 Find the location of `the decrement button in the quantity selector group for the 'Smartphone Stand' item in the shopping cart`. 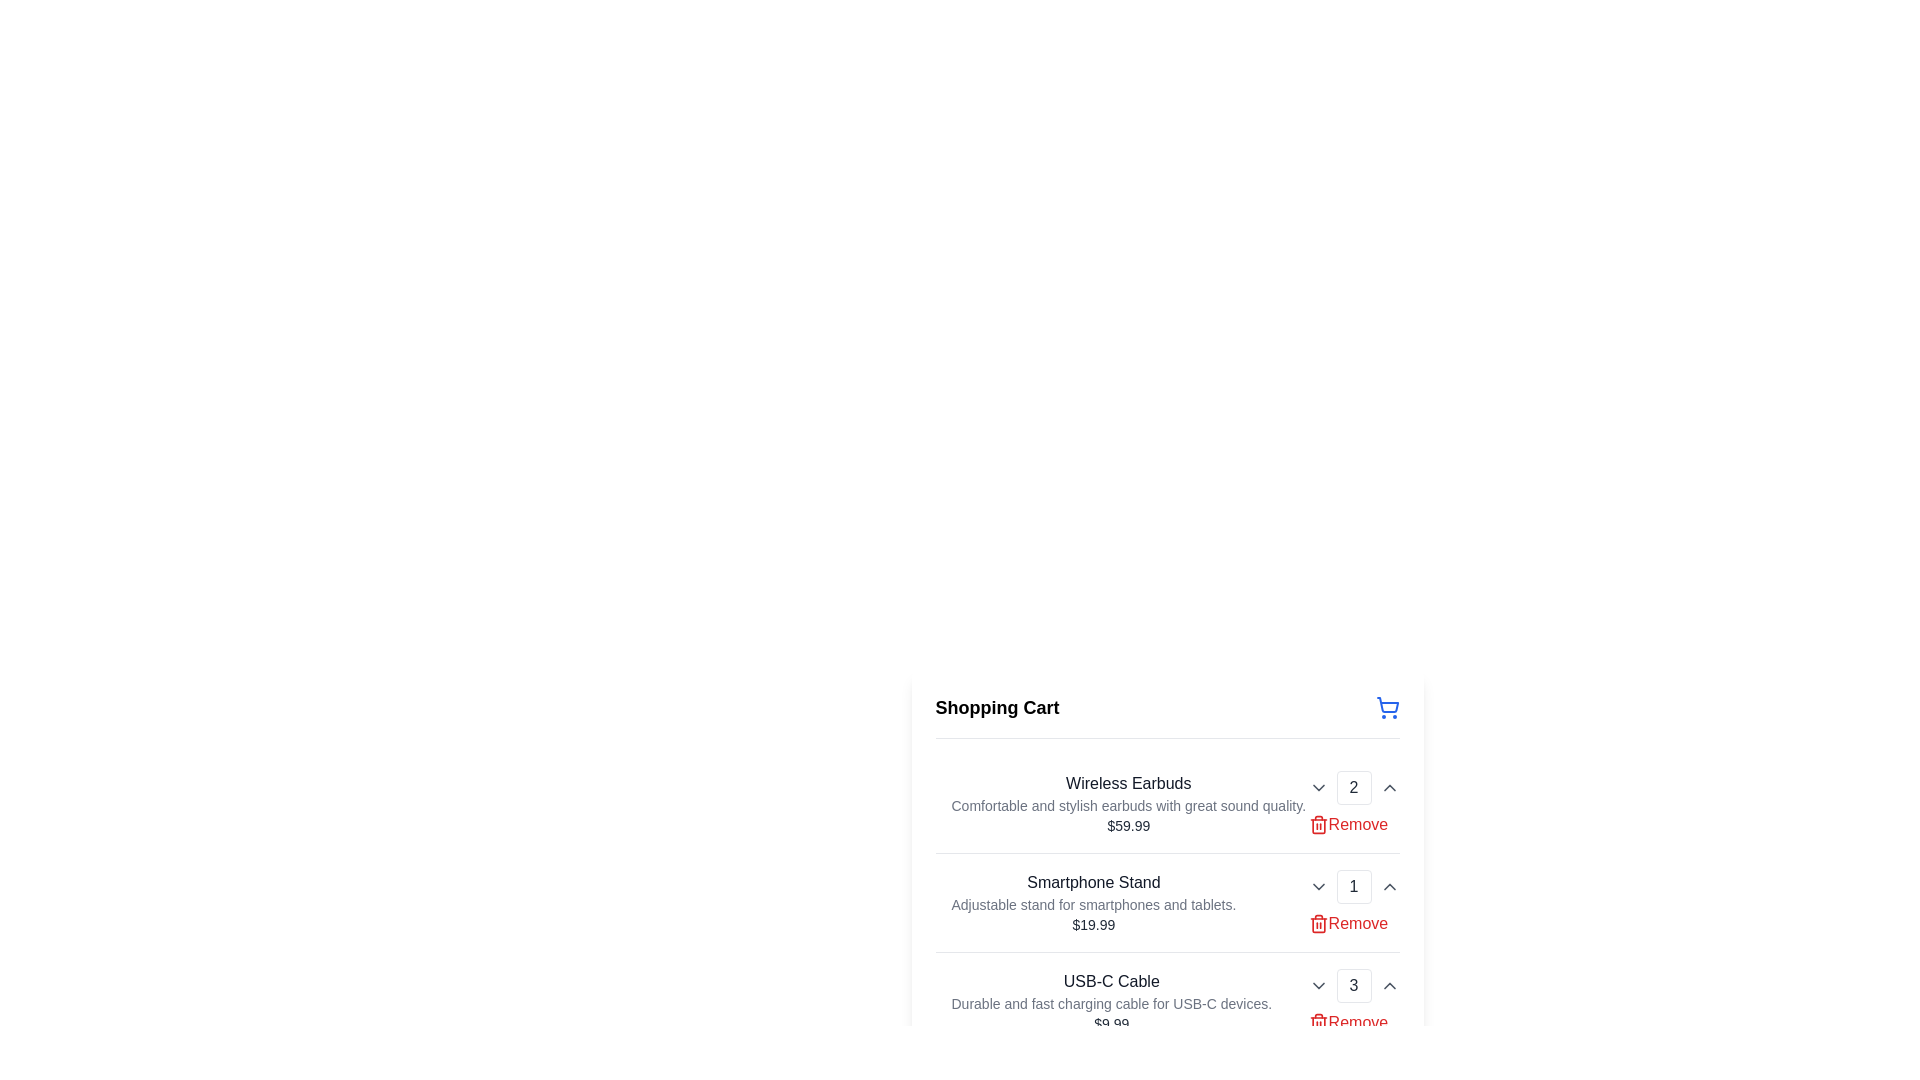

the decrement button in the quantity selector group for the 'Smartphone Stand' item in the shopping cart is located at coordinates (1353, 902).